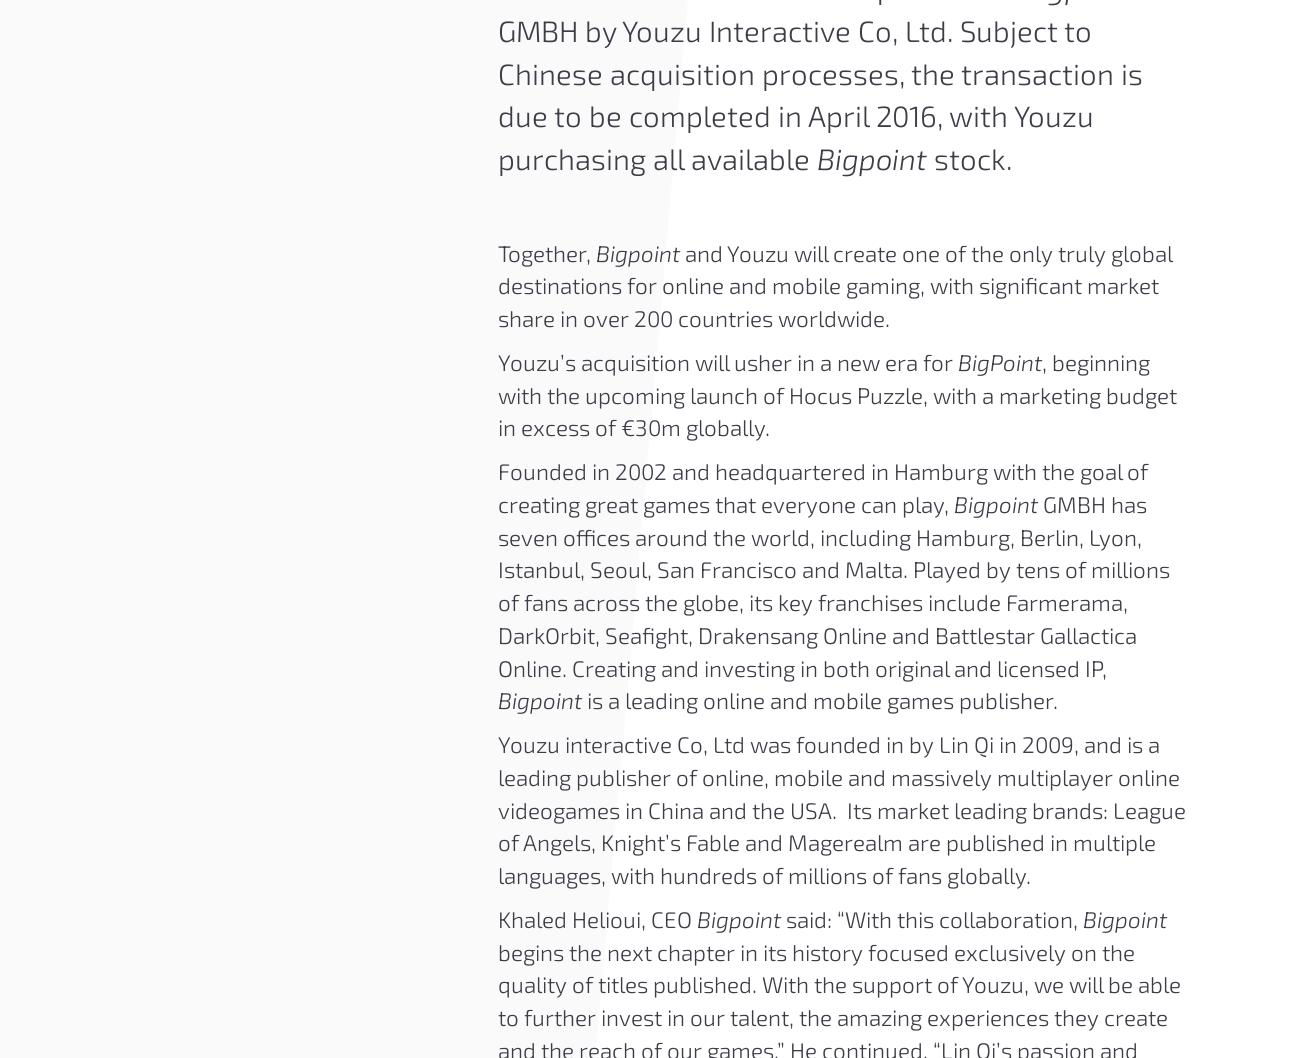 The height and width of the screenshot is (1058, 1300). What do you see at coordinates (496, 360) in the screenshot?
I see `'Youzu’s acquisition will usher in a new era for'` at bounding box center [496, 360].